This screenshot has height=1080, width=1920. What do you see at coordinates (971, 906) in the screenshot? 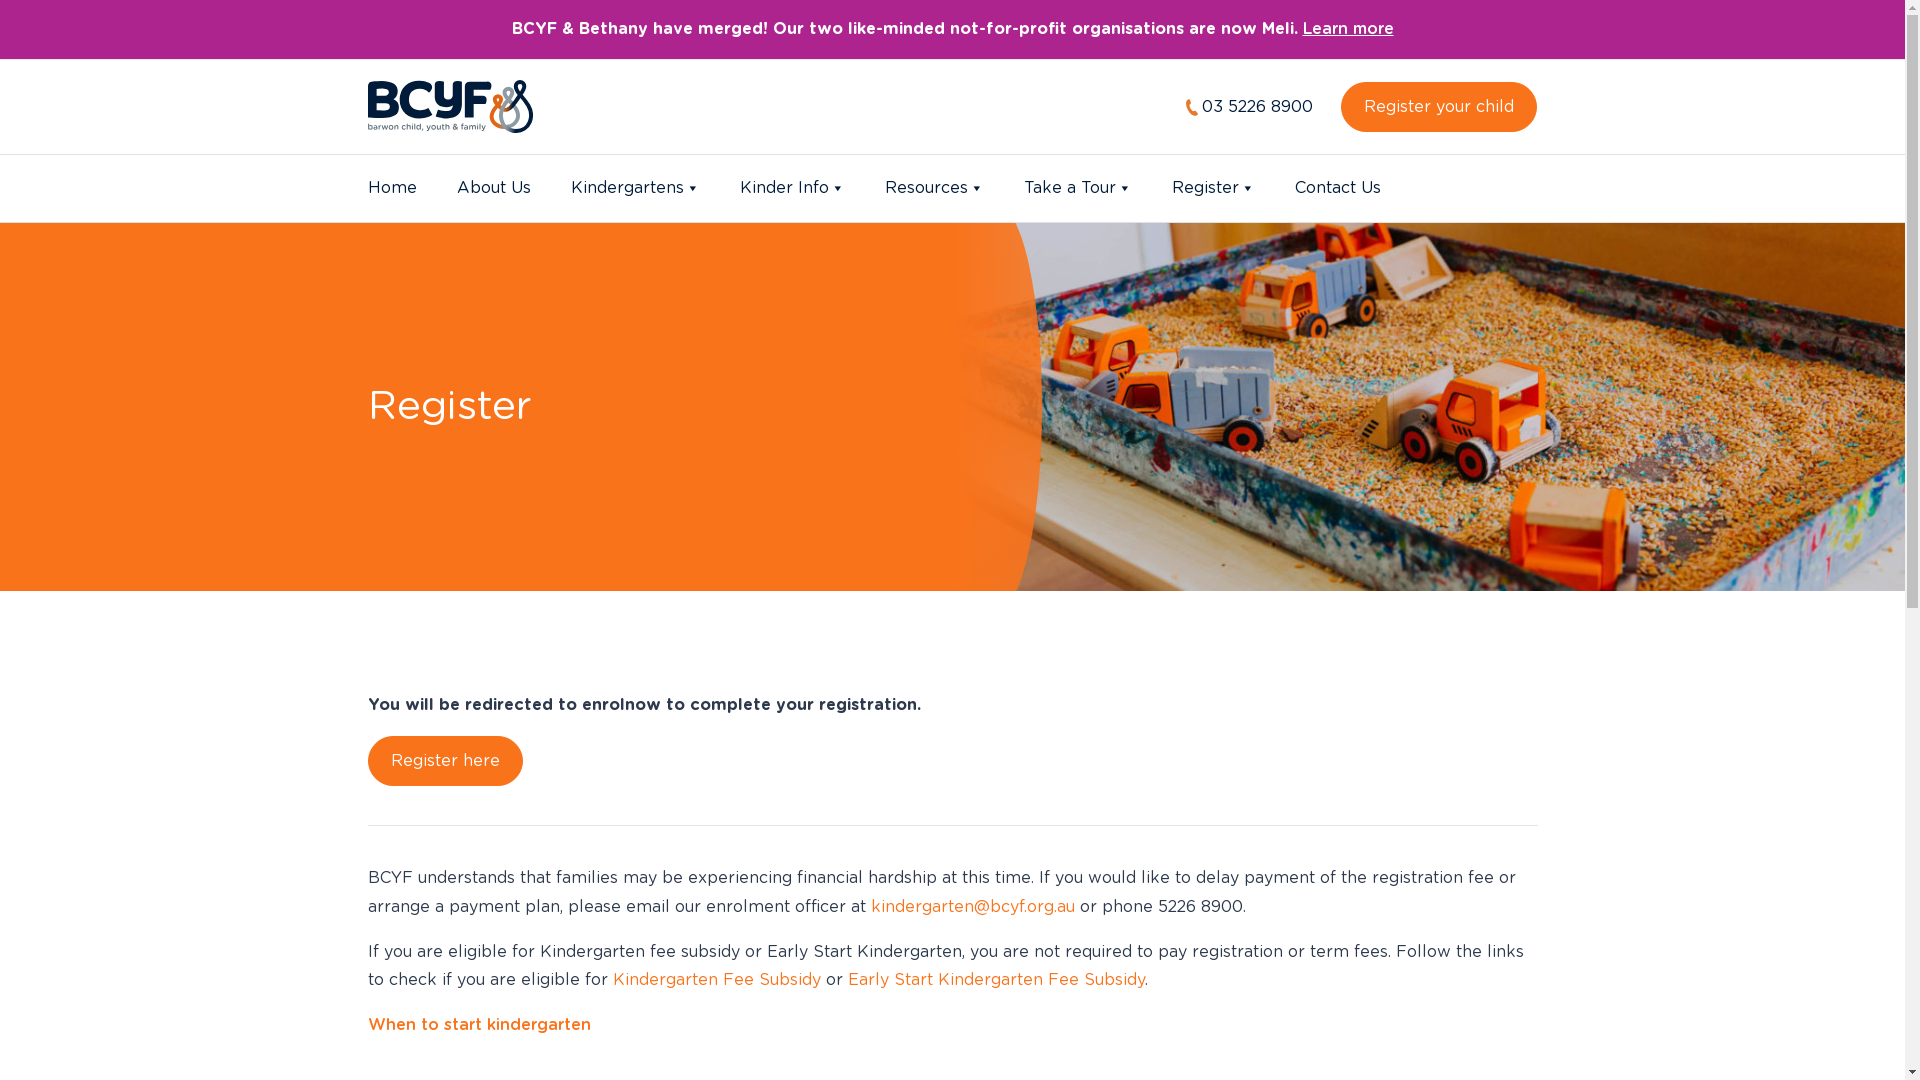
I see `'kindergarten@bcyf.org.au'` at bounding box center [971, 906].